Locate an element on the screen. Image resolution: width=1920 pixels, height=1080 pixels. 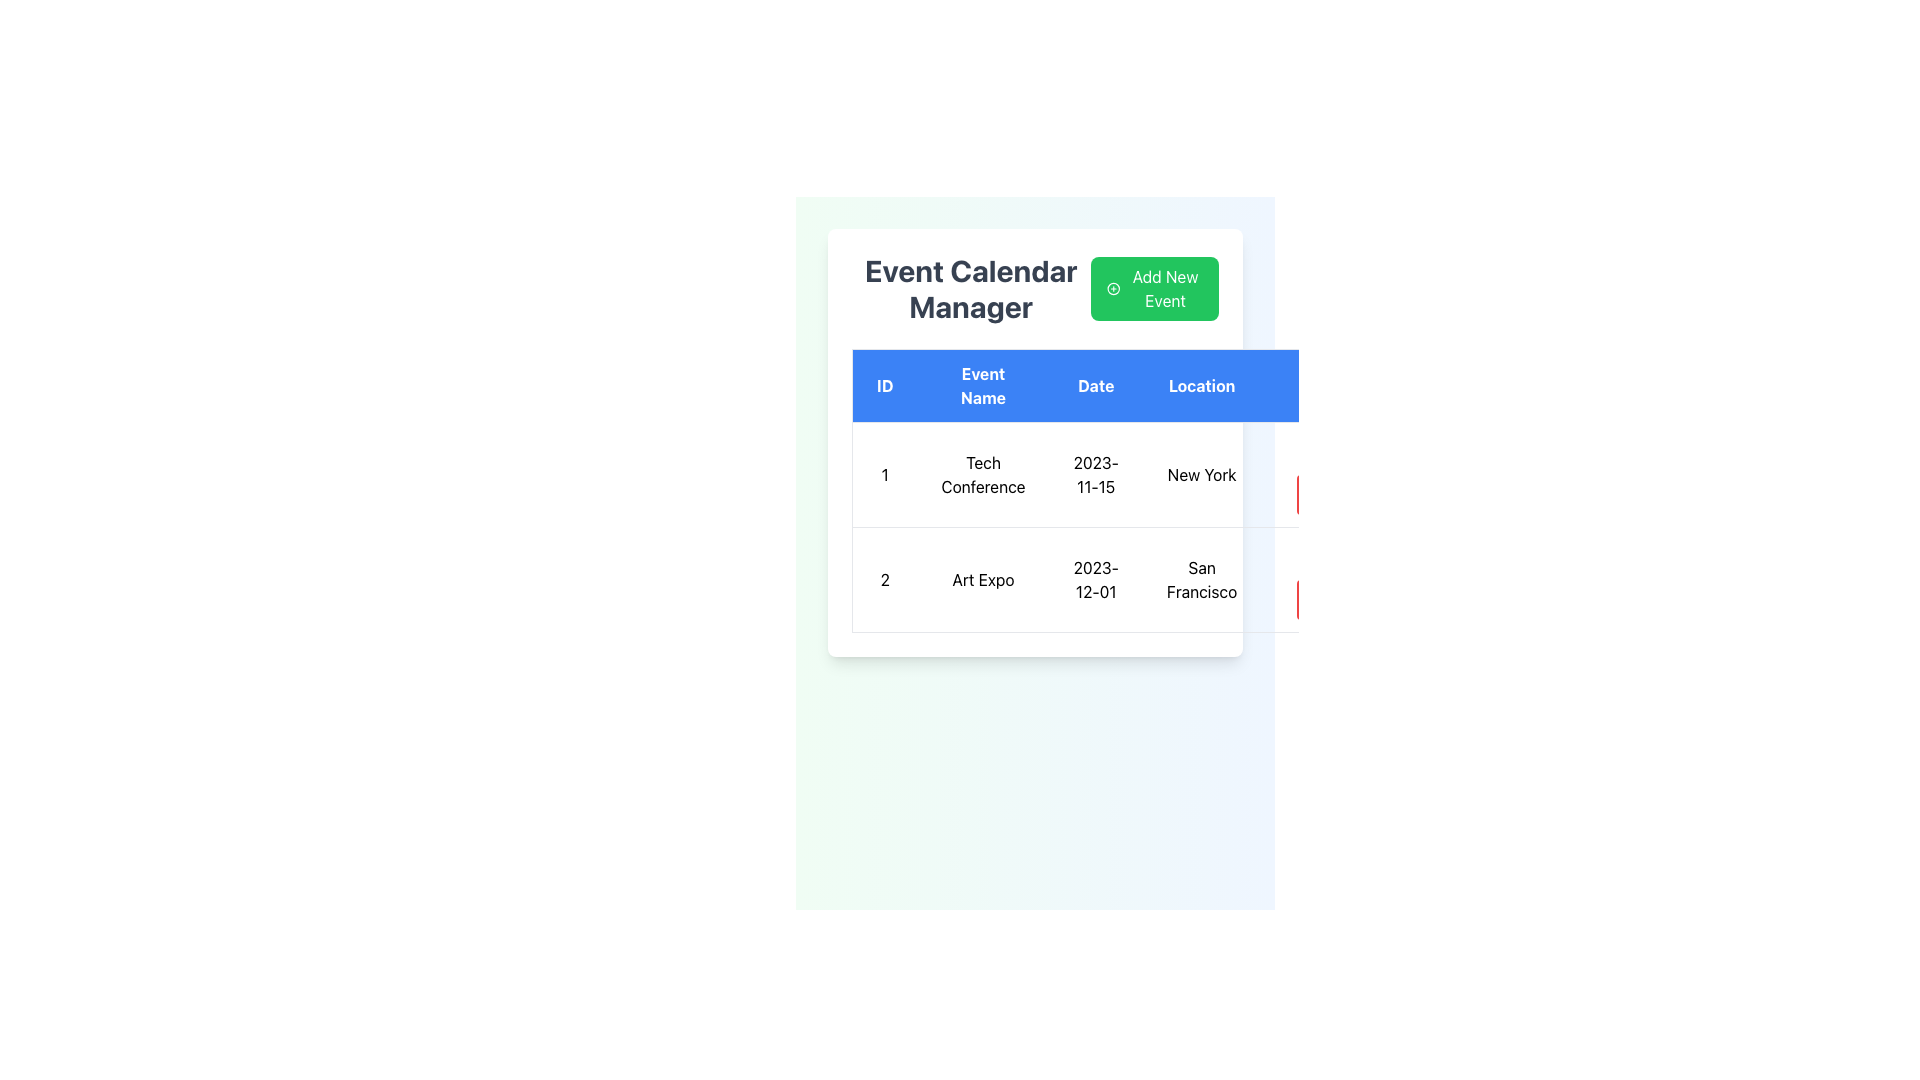
the blue rectangular label with white text reading 'Event Name' located in the header row of the table, positioned between 'ID' and 'Date' is located at coordinates (983, 385).